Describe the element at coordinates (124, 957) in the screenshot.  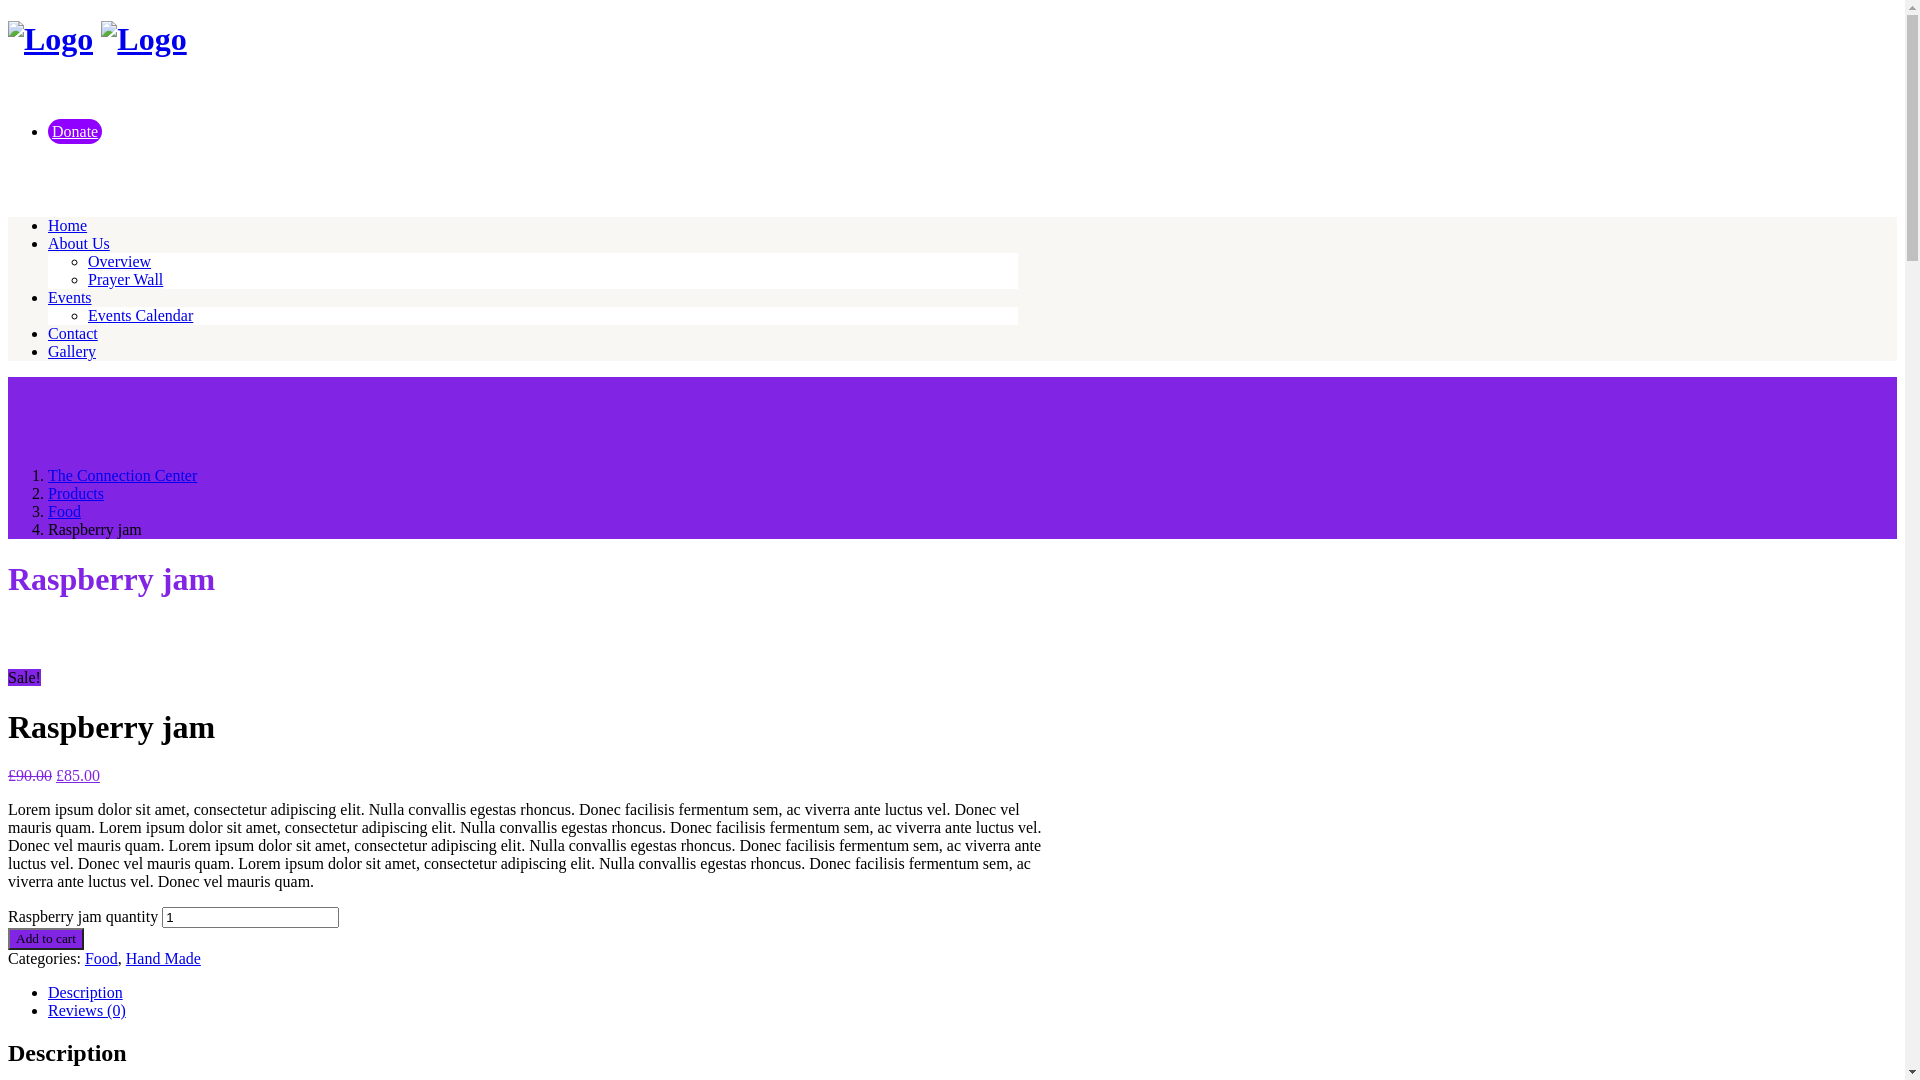
I see `'Hand Made'` at that location.